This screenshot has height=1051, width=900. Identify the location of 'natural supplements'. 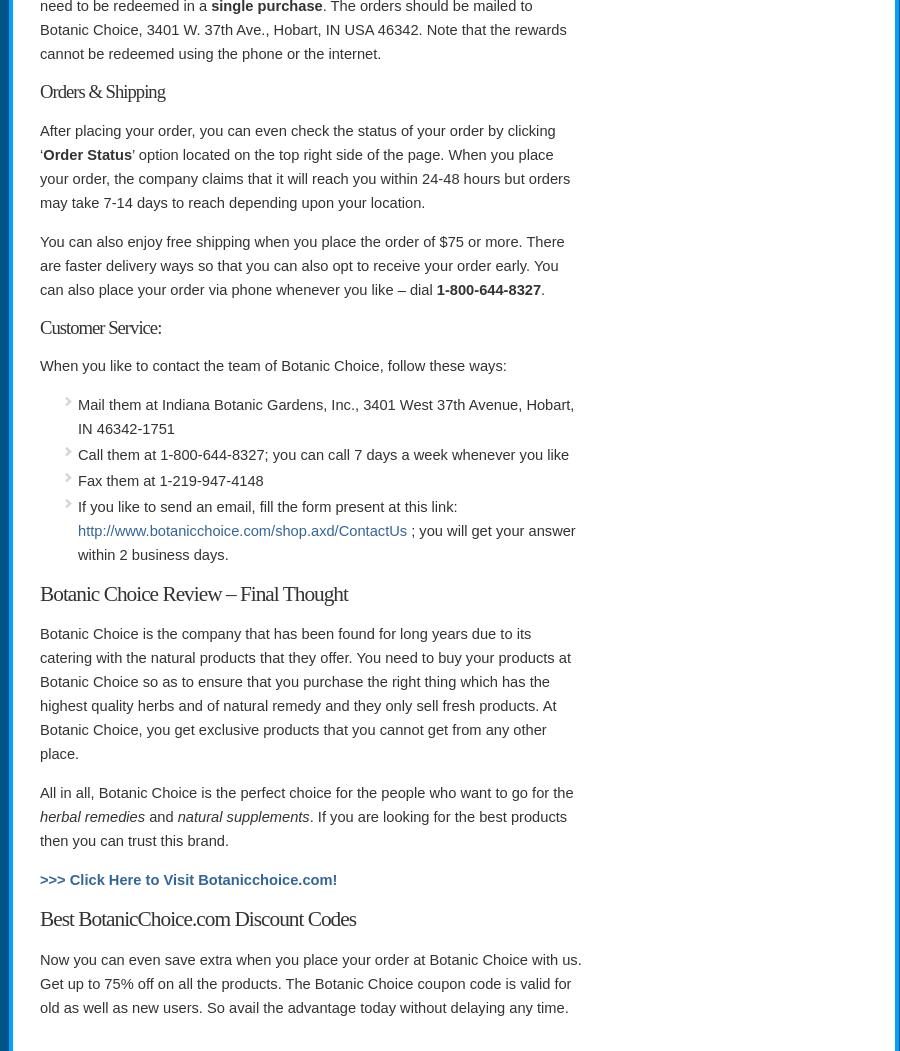
(242, 817).